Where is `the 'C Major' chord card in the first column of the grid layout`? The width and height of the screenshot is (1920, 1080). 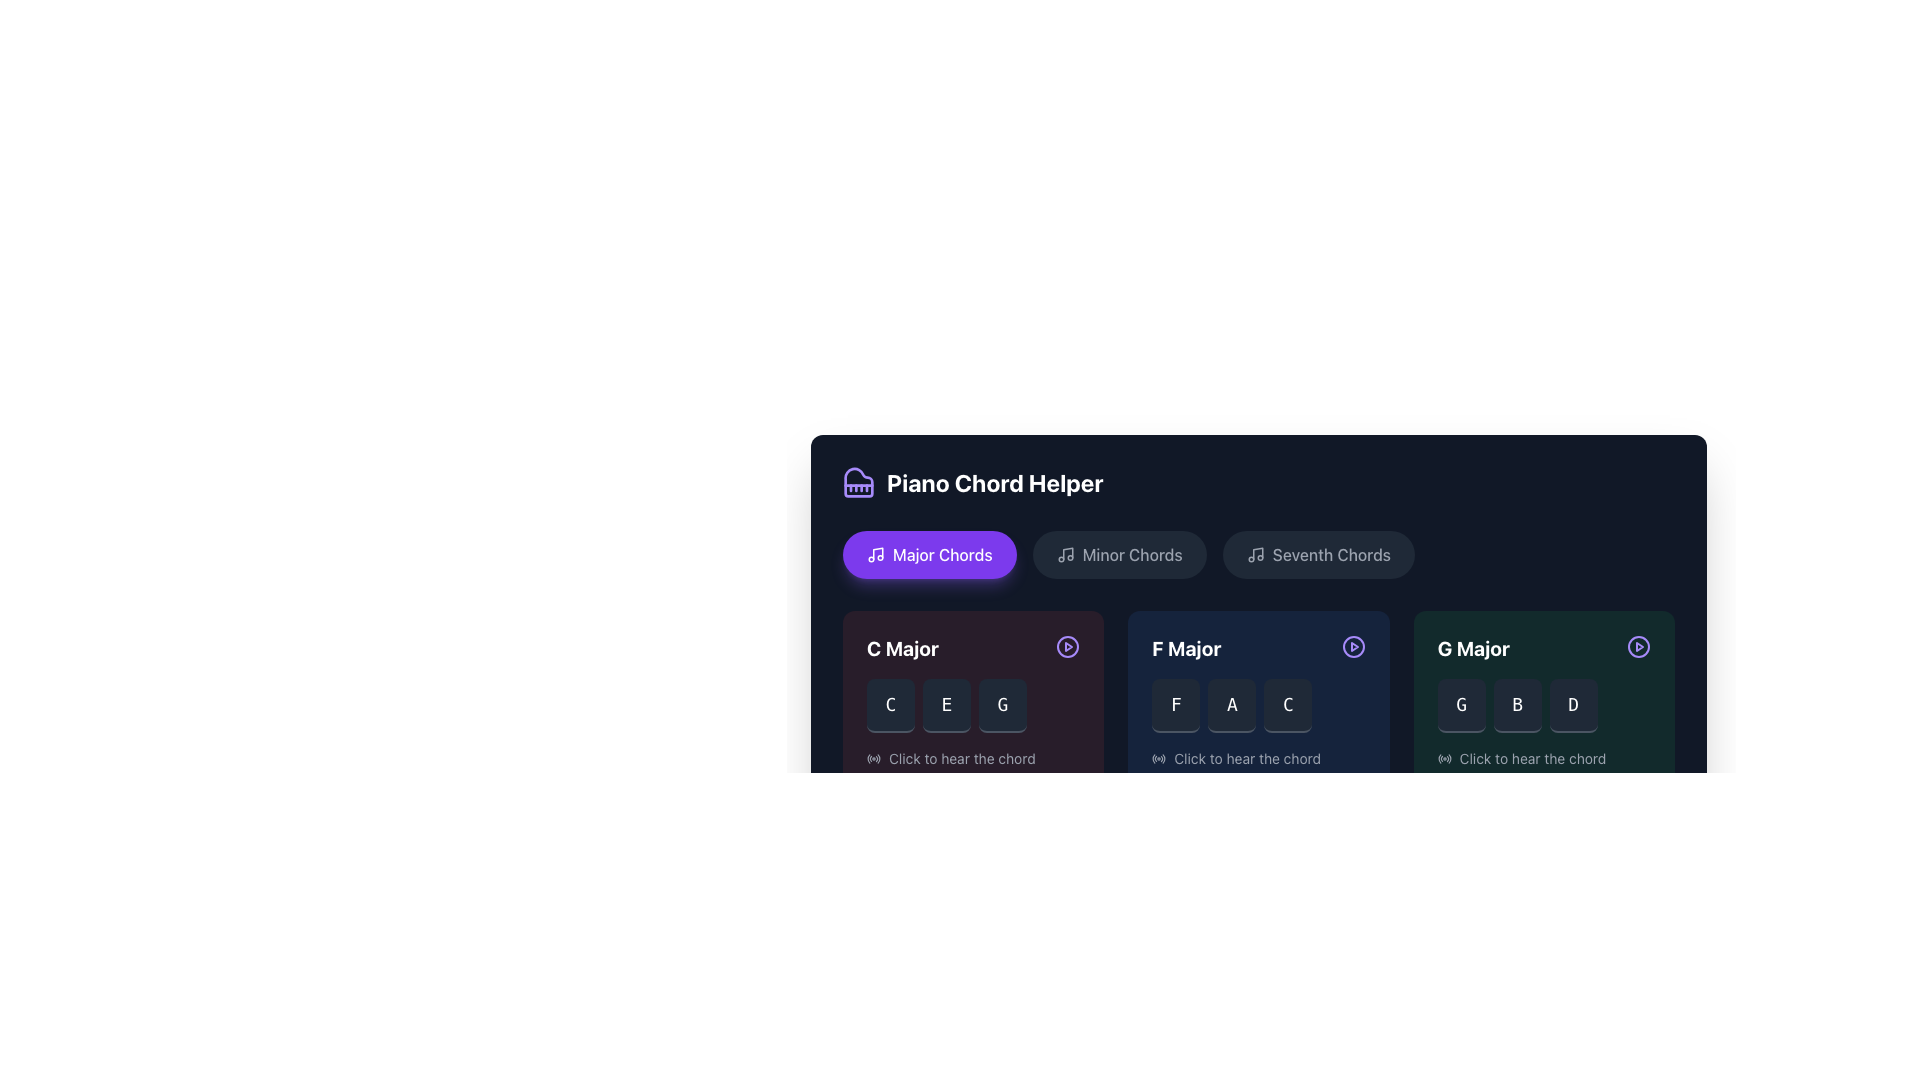
the 'C Major' chord card in the first column of the grid layout is located at coordinates (973, 701).